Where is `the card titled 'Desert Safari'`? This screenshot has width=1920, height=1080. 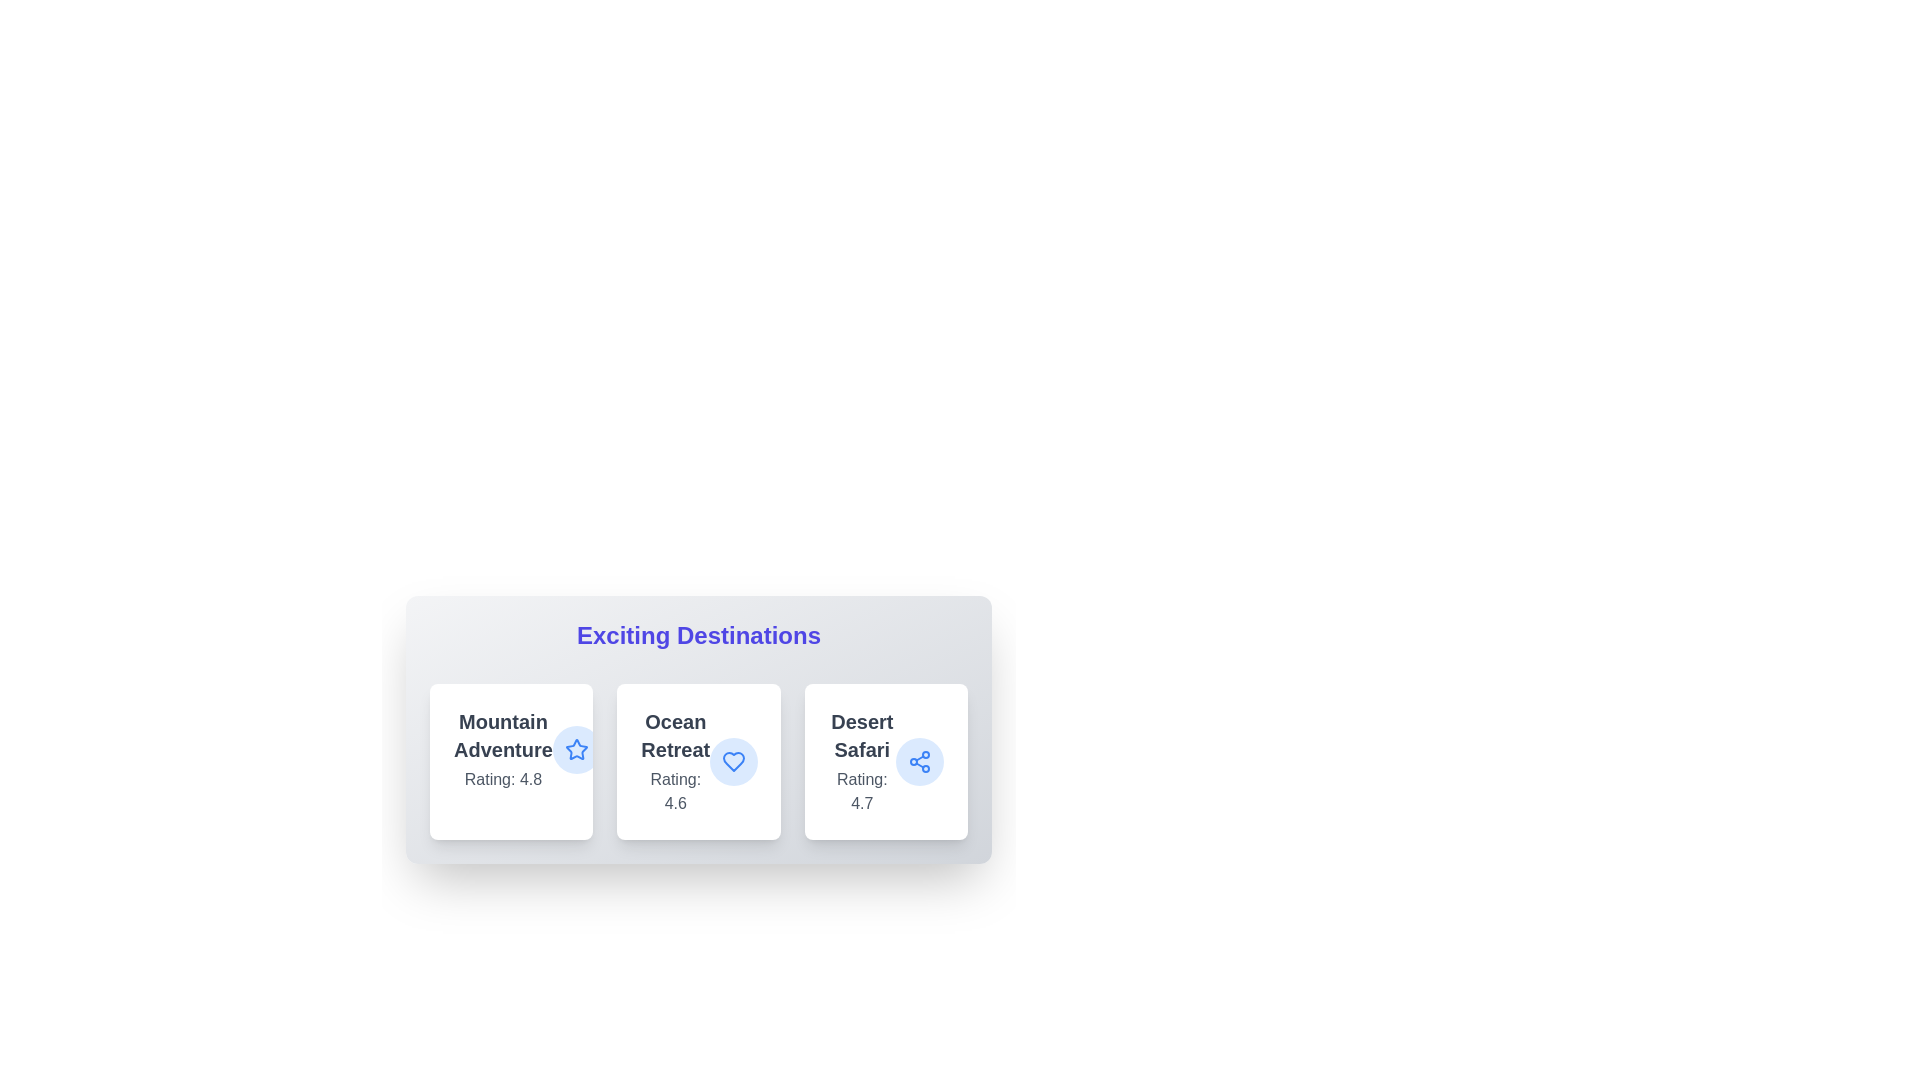 the card titled 'Desert Safari' is located at coordinates (885, 762).